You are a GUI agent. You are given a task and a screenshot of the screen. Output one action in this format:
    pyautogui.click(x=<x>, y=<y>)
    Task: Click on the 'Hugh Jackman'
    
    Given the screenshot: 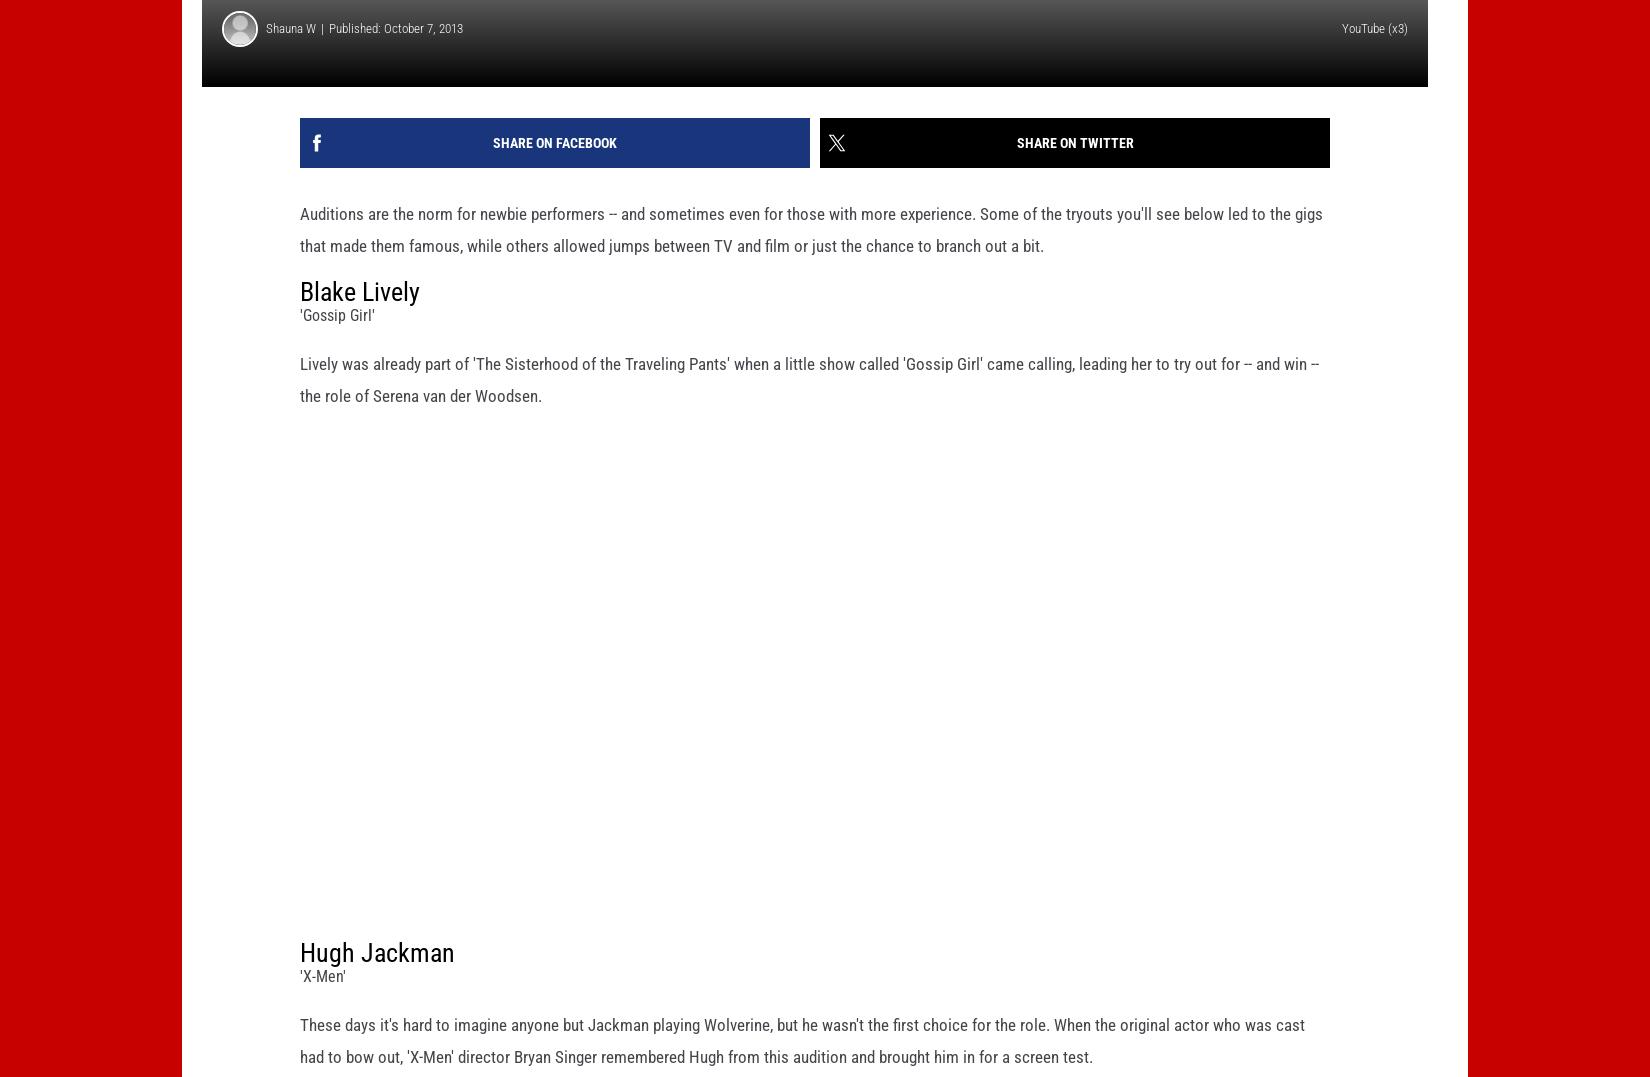 What is the action you would take?
    pyautogui.click(x=377, y=983)
    